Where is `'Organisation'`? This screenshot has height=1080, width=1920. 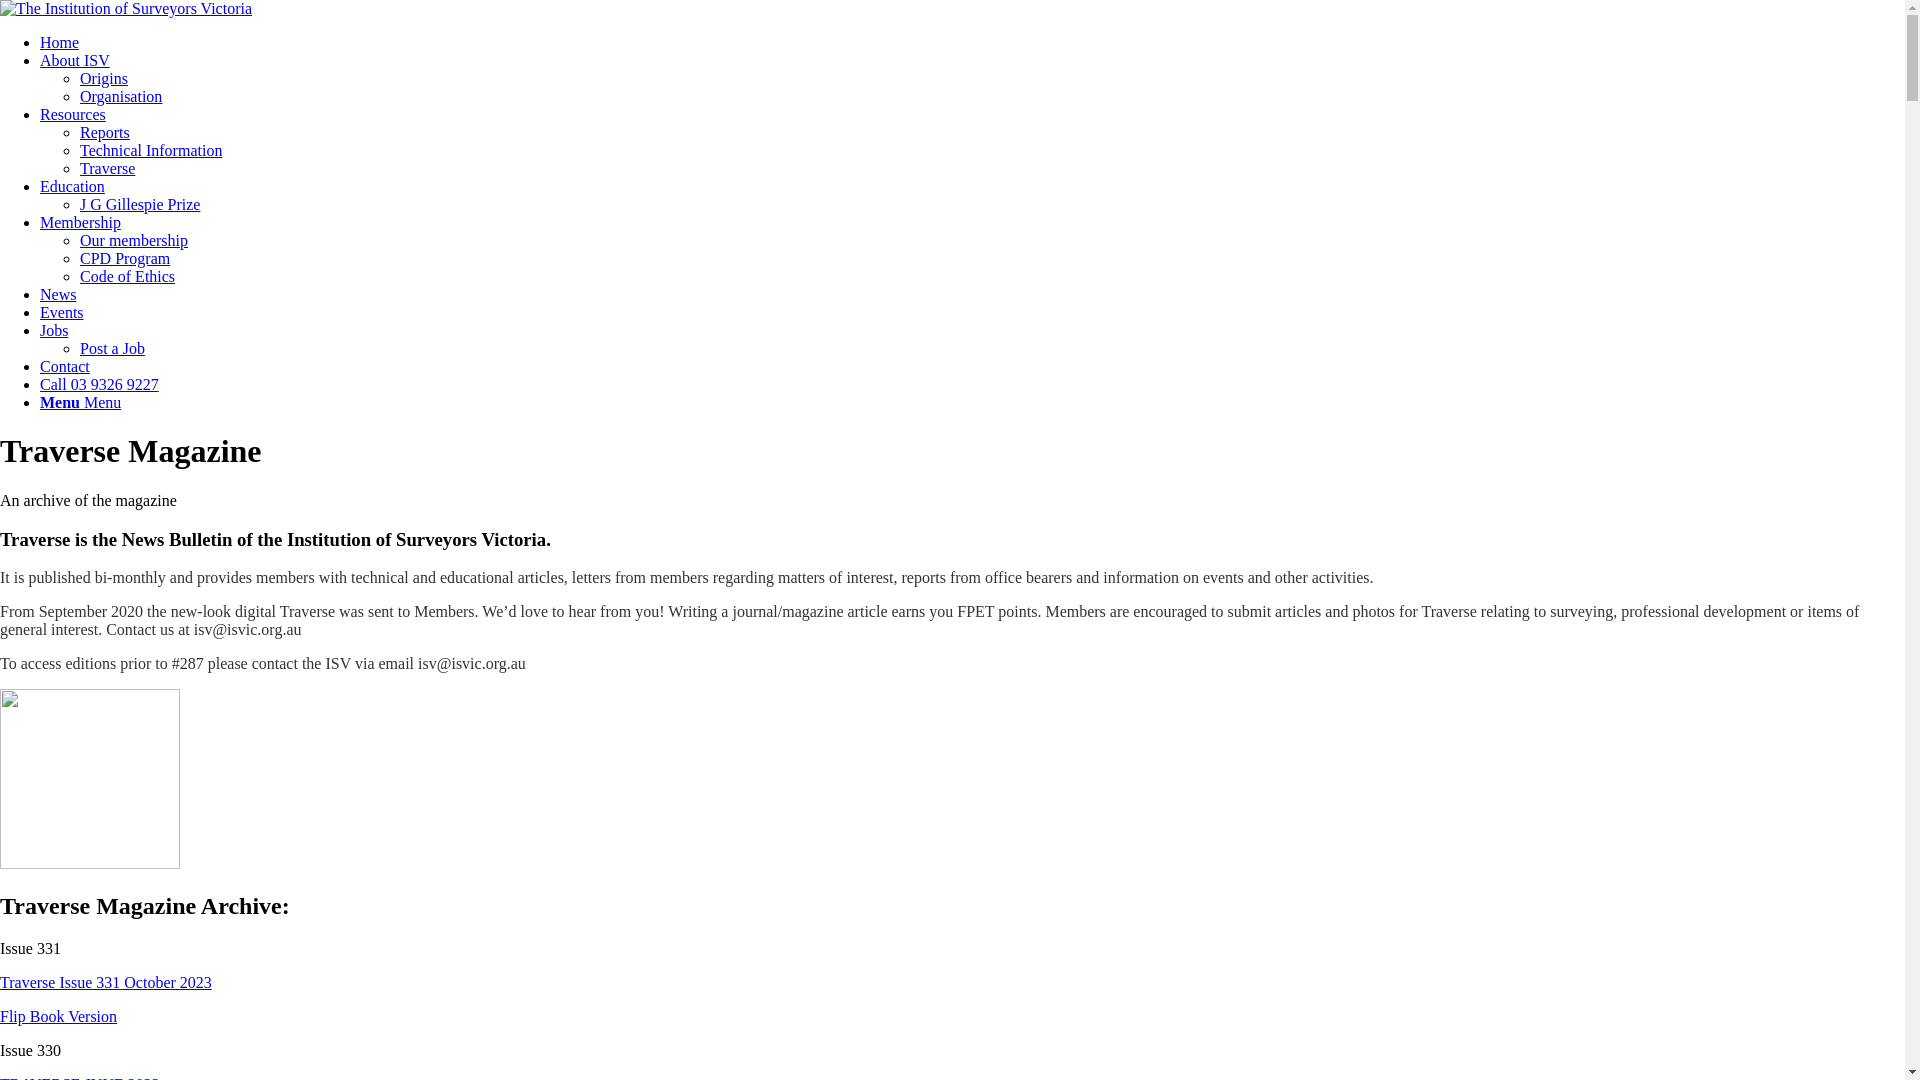
'Organisation' is located at coordinates (119, 96).